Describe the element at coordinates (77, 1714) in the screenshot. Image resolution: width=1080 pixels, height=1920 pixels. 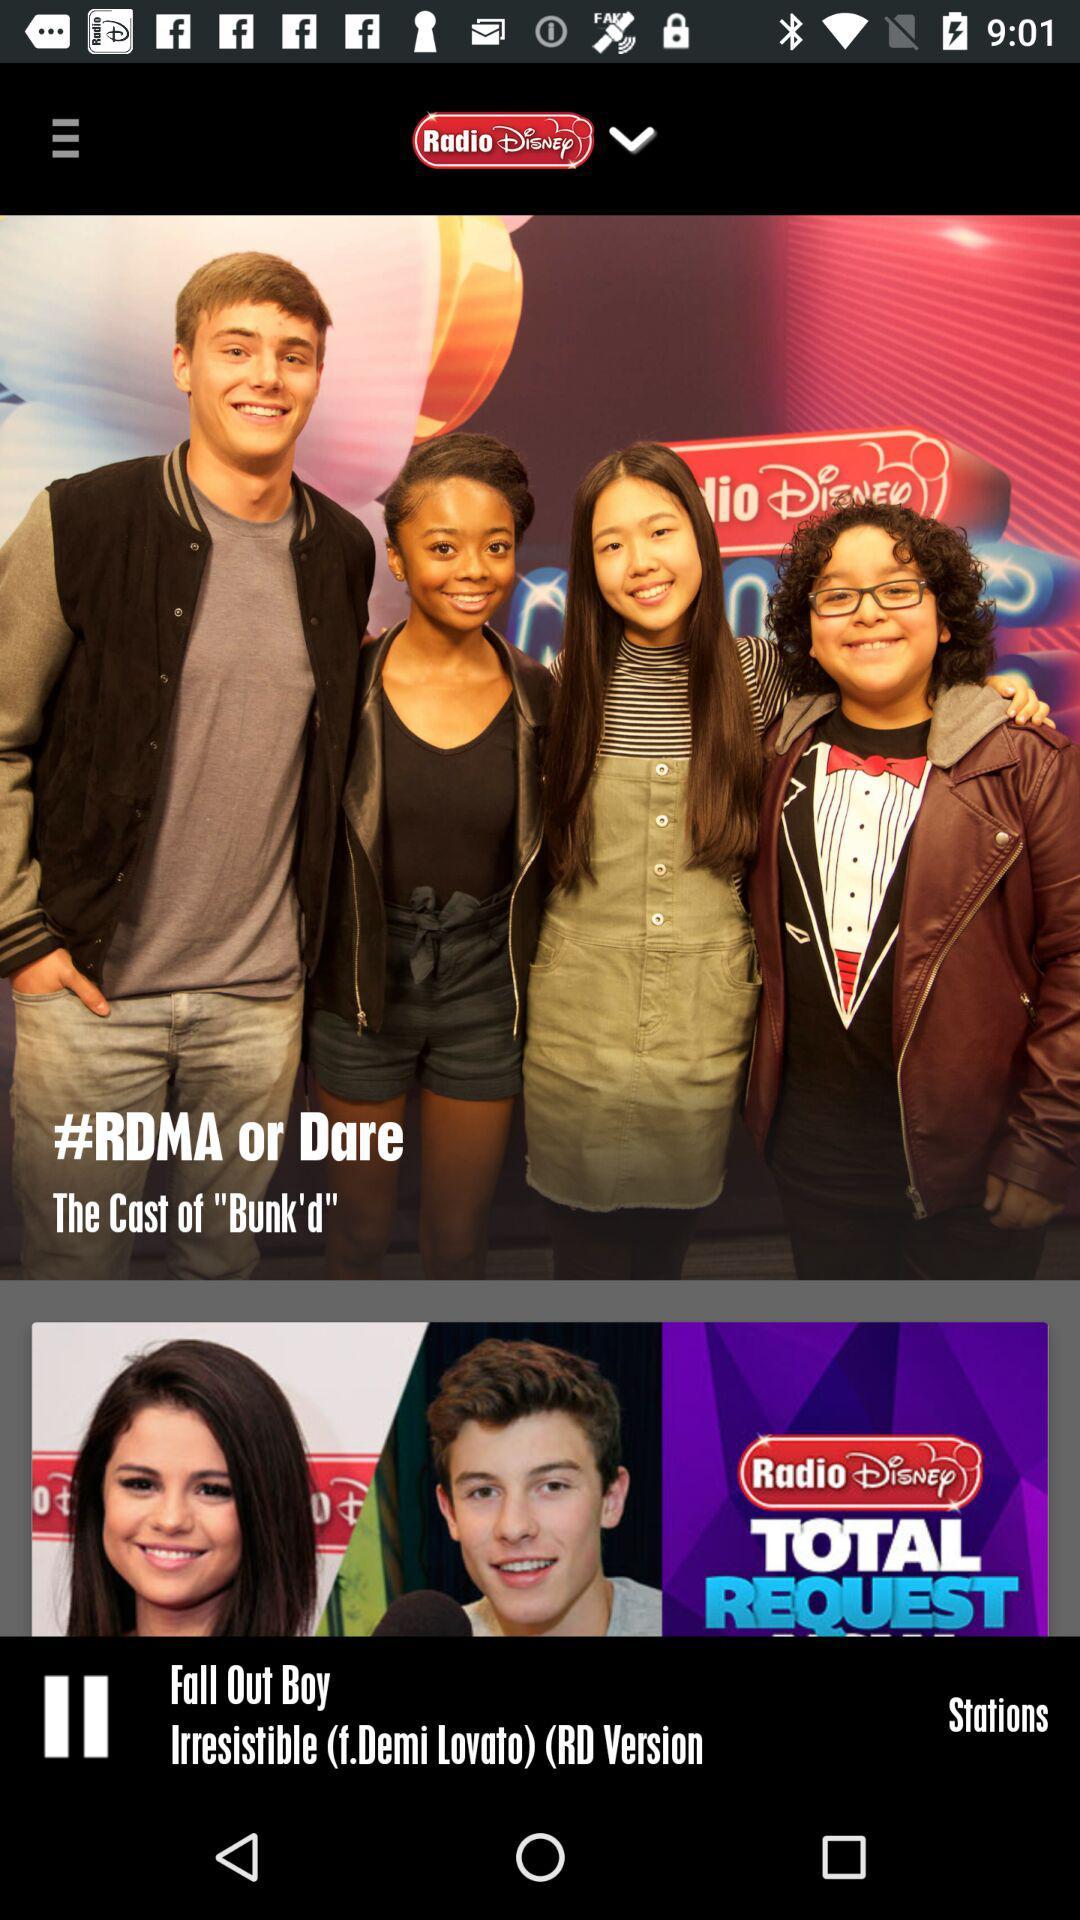
I see `the item next to the fall out boy icon` at that location.